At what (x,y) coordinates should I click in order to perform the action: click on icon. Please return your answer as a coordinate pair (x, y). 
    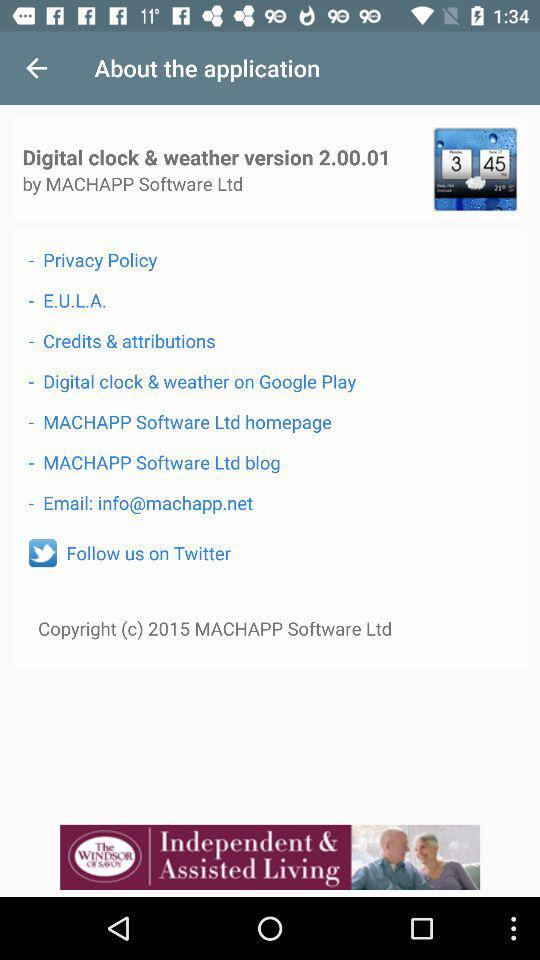
    Looking at the image, I should click on (42, 553).